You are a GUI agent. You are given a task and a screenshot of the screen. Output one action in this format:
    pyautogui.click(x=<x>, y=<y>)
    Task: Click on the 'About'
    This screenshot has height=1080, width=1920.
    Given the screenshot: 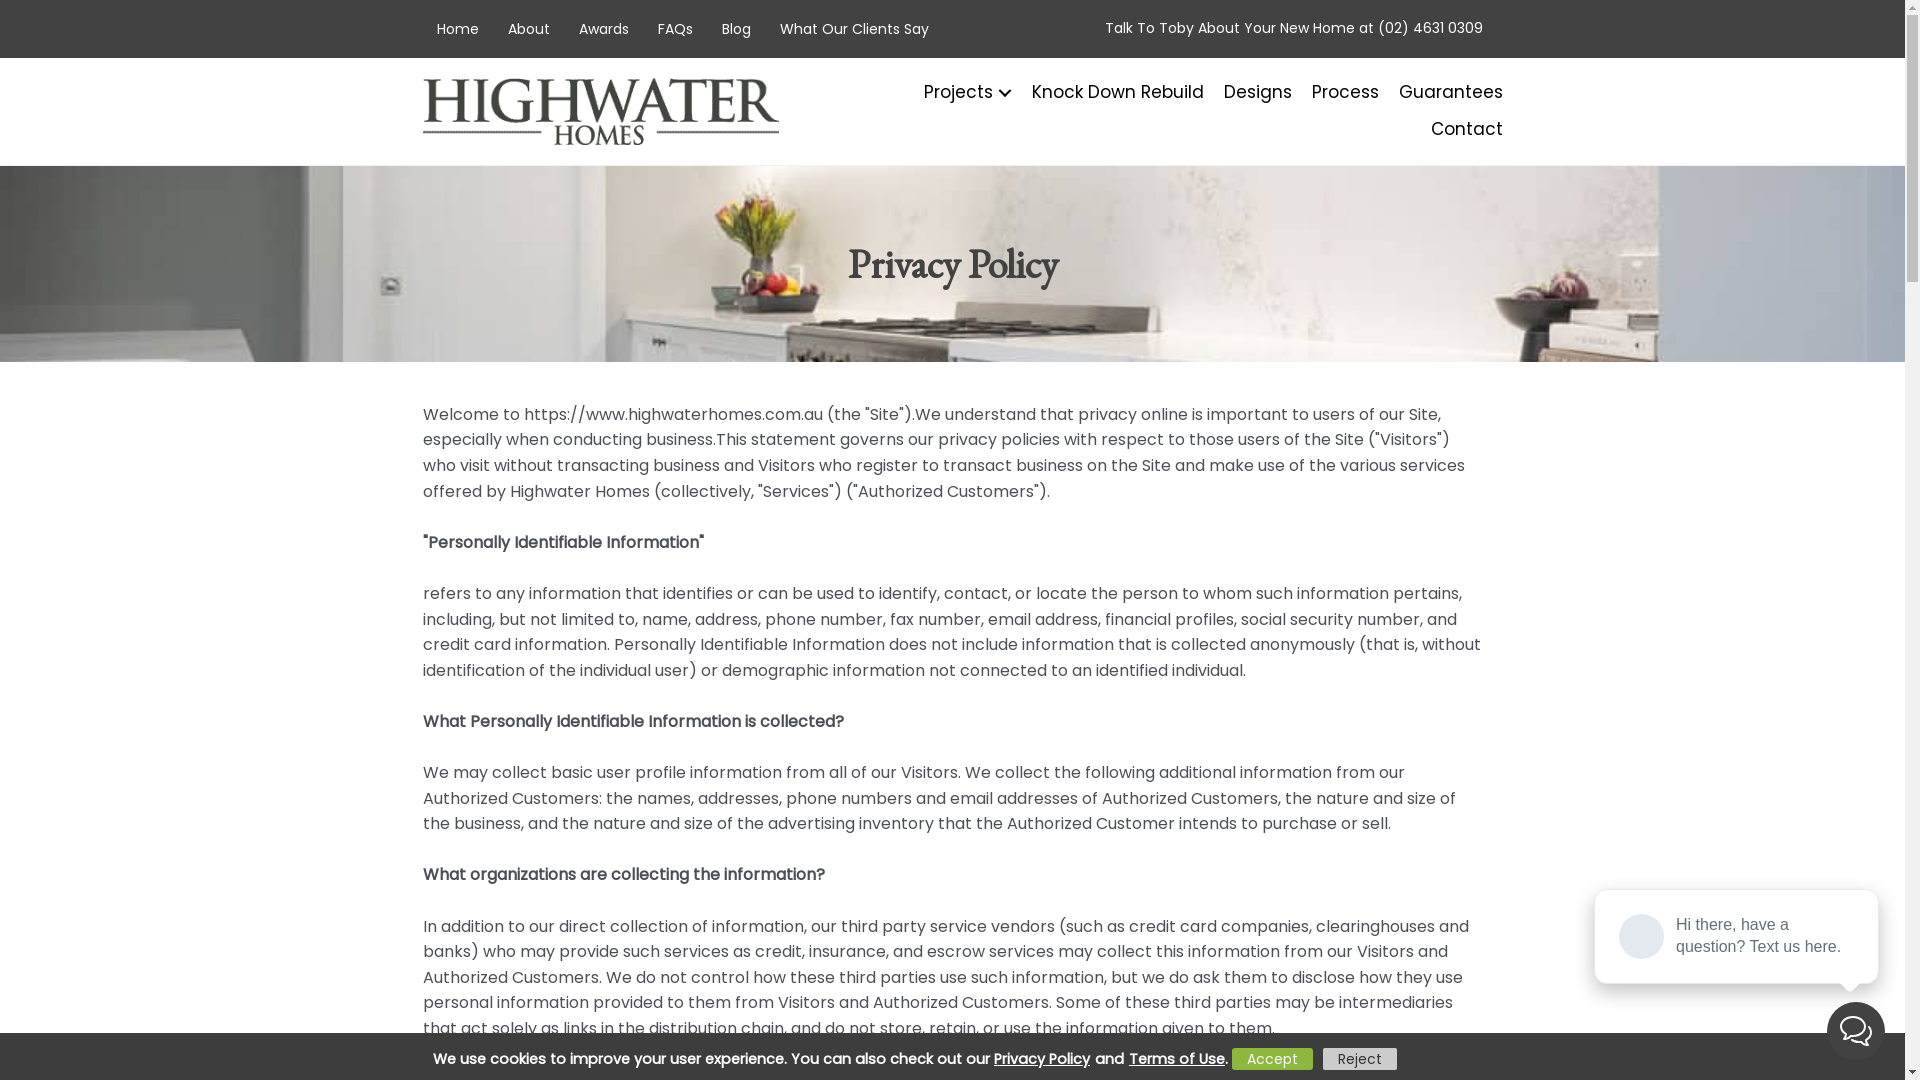 What is the action you would take?
    pyautogui.click(x=528, y=29)
    